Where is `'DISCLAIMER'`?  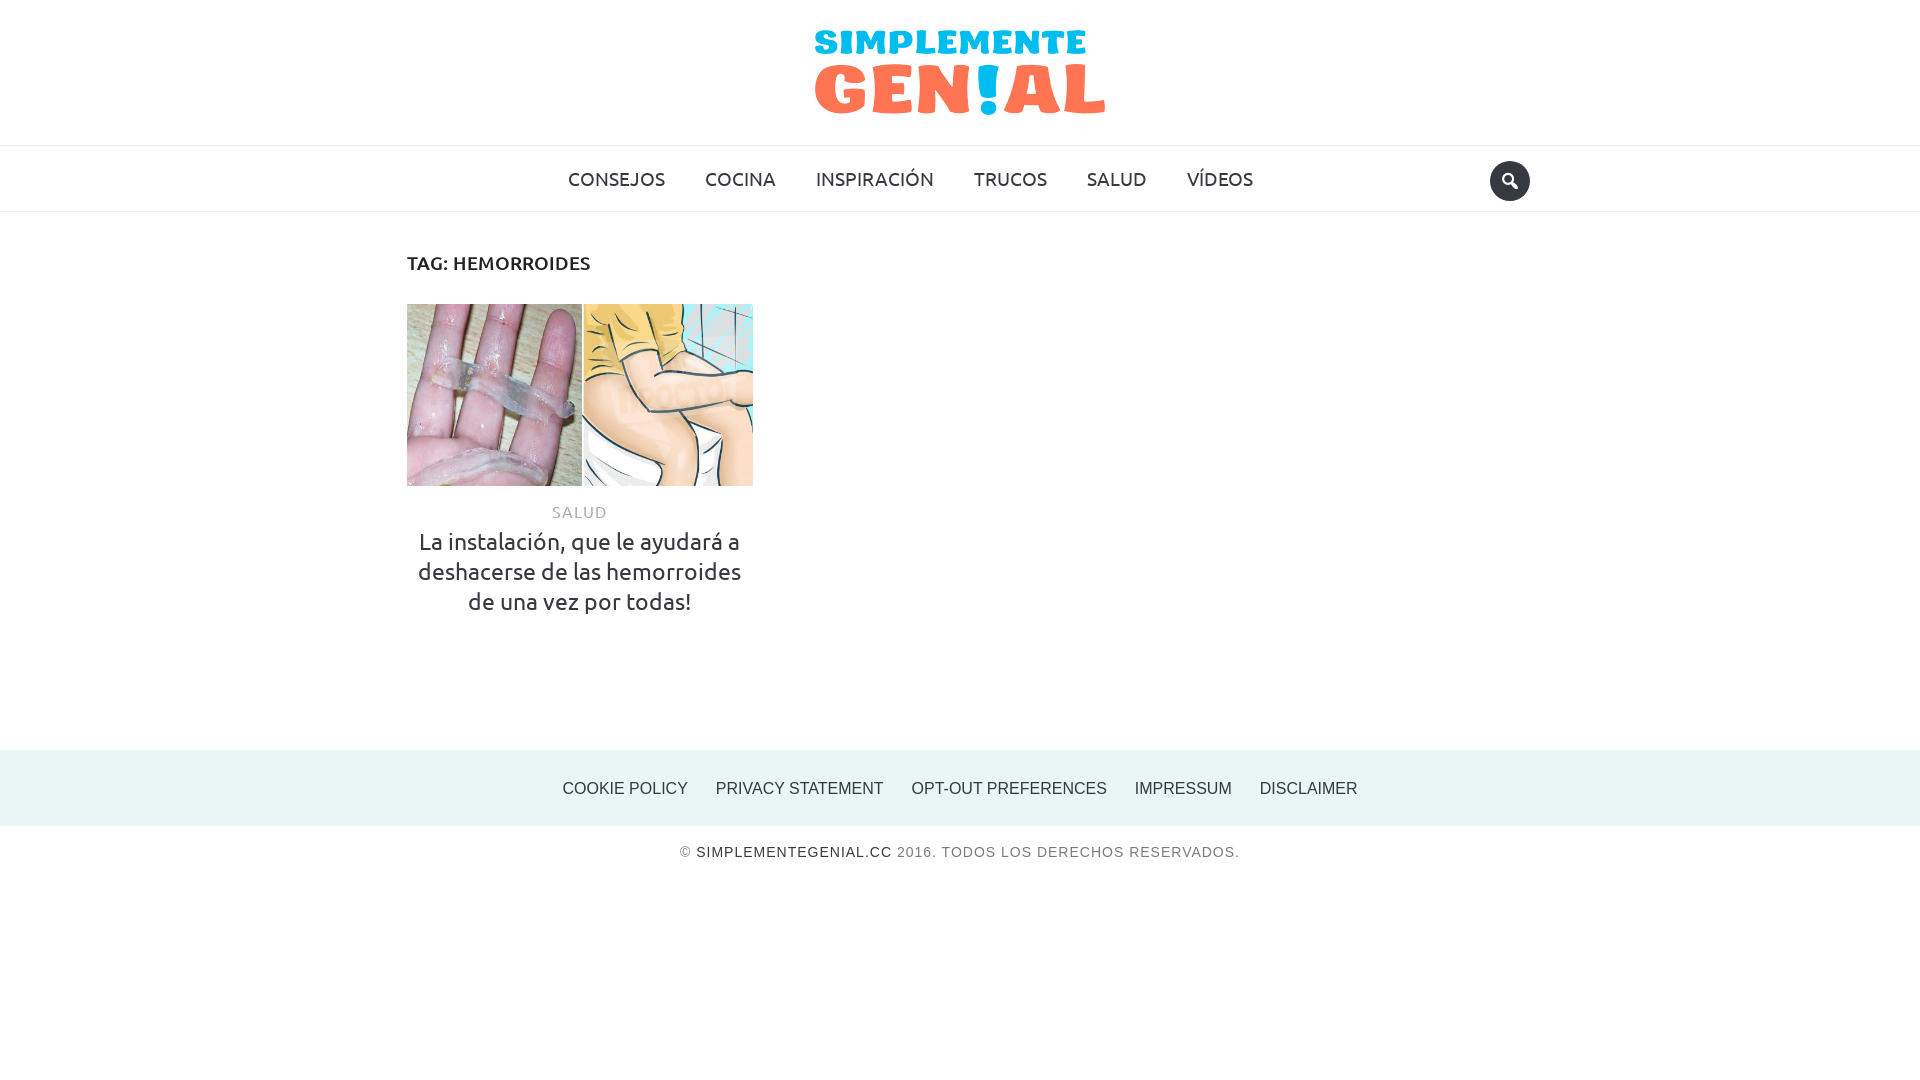
'DISCLAIMER' is located at coordinates (1309, 787).